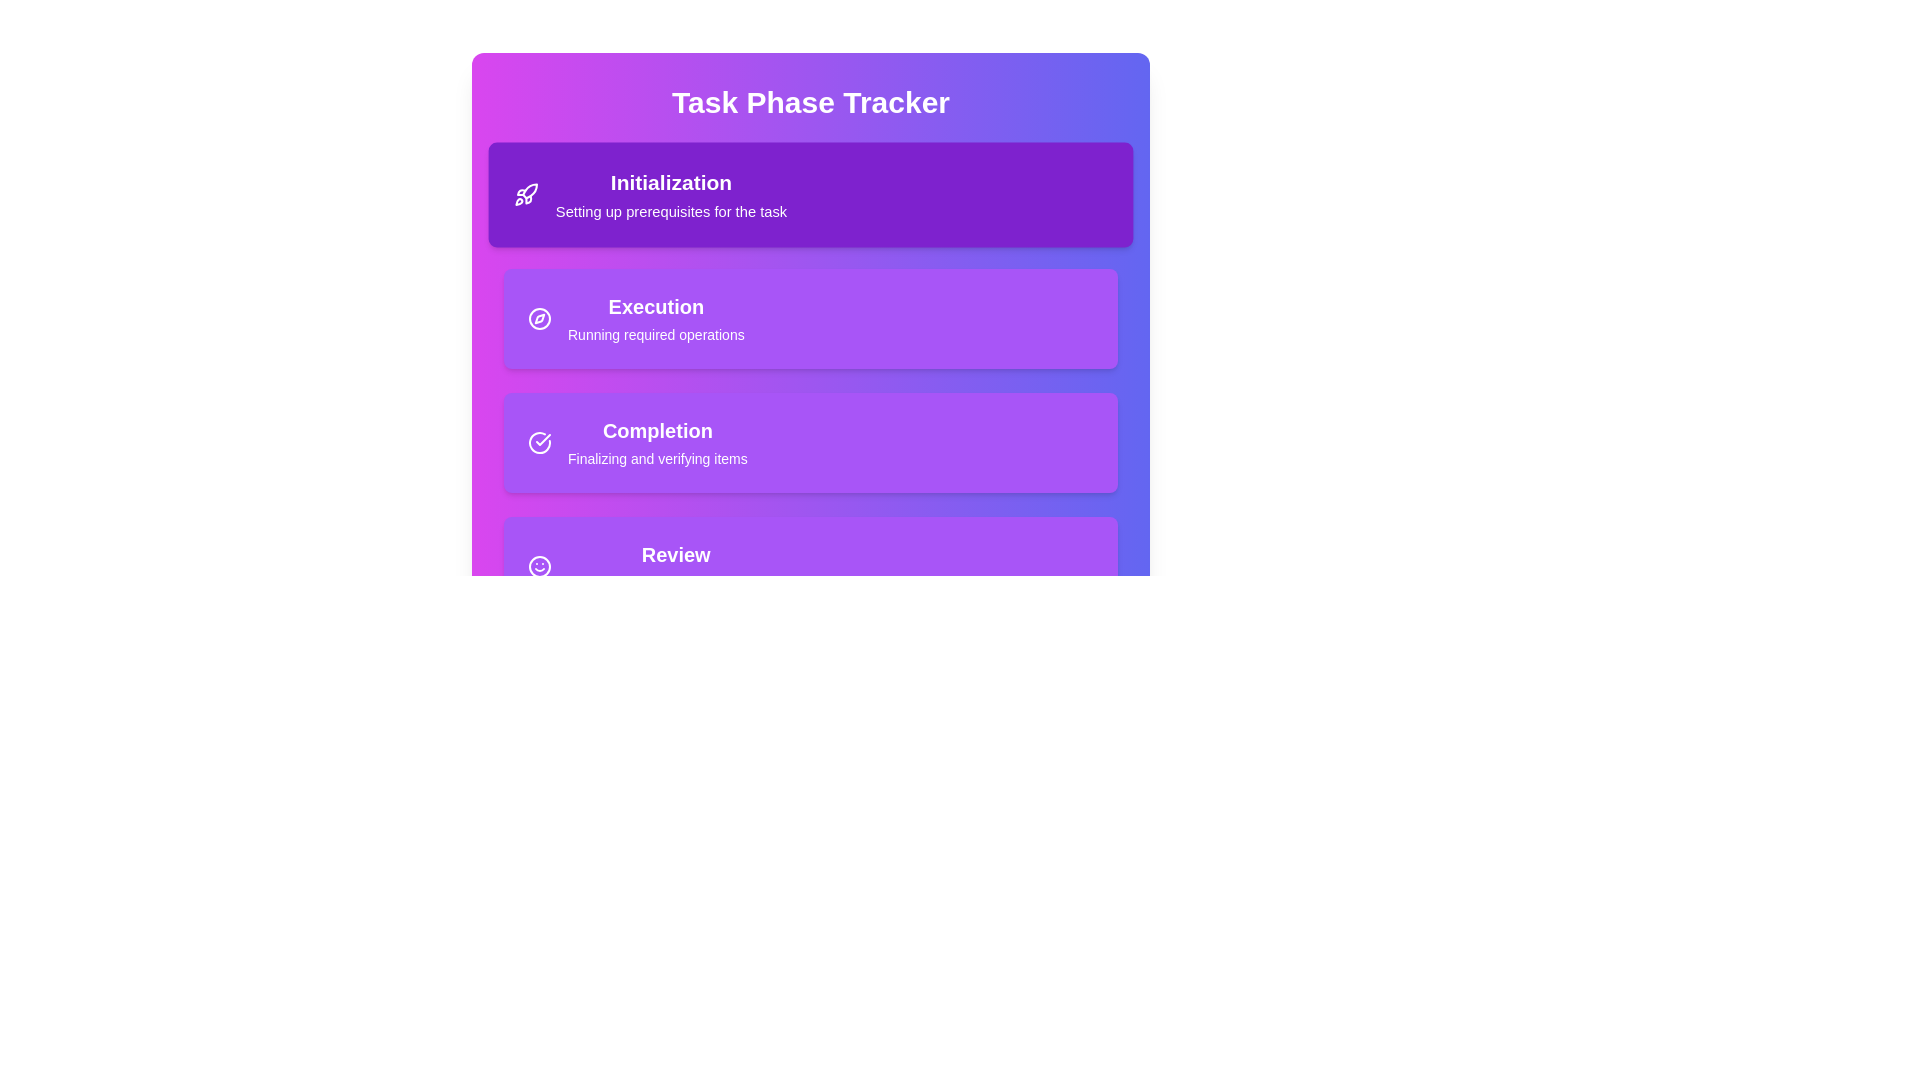 The image size is (1920, 1080). Describe the element at coordinates (676, 582) in the screenshot. I see `the second text label located in the 'Review' section, which provides descriptive information related to the 'Review' phase` at that location.